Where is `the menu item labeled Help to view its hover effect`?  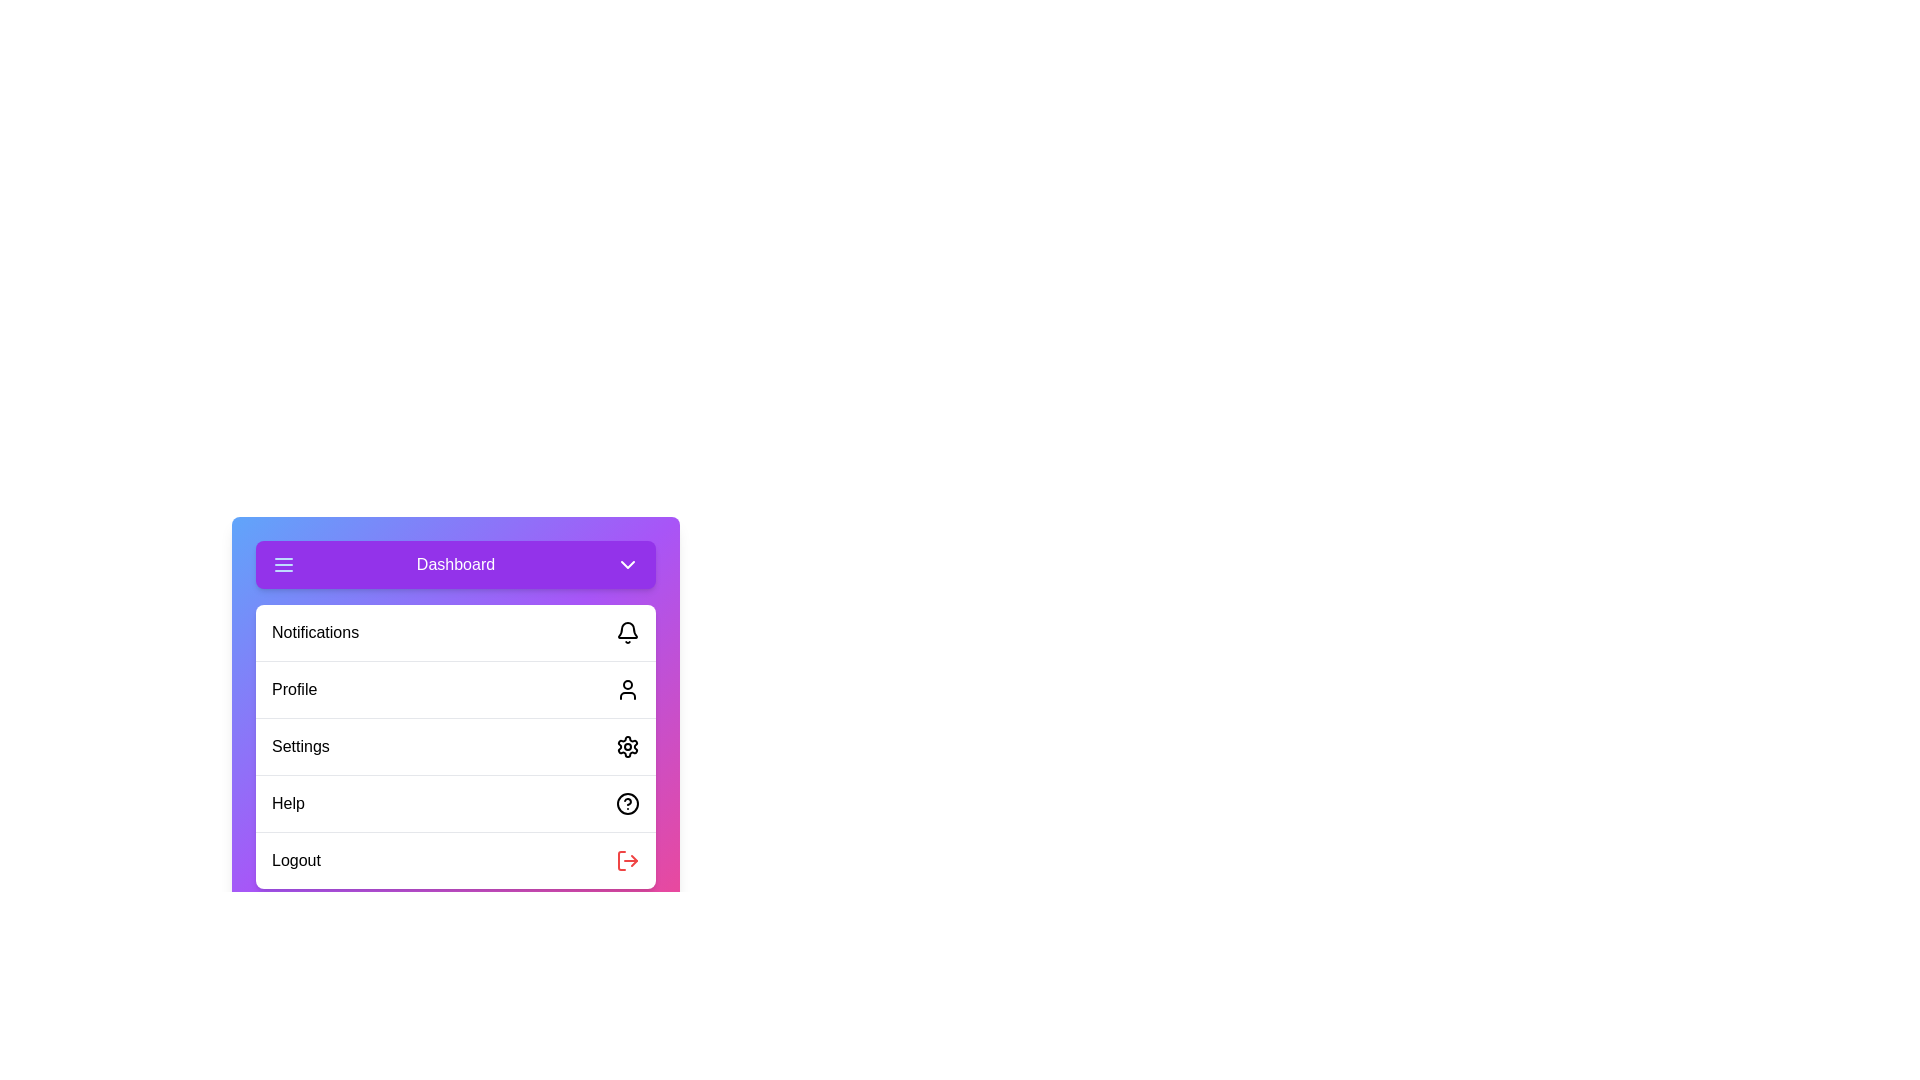 the menu item labeled Help to view its hover effect is located at coordinates (455, 802).